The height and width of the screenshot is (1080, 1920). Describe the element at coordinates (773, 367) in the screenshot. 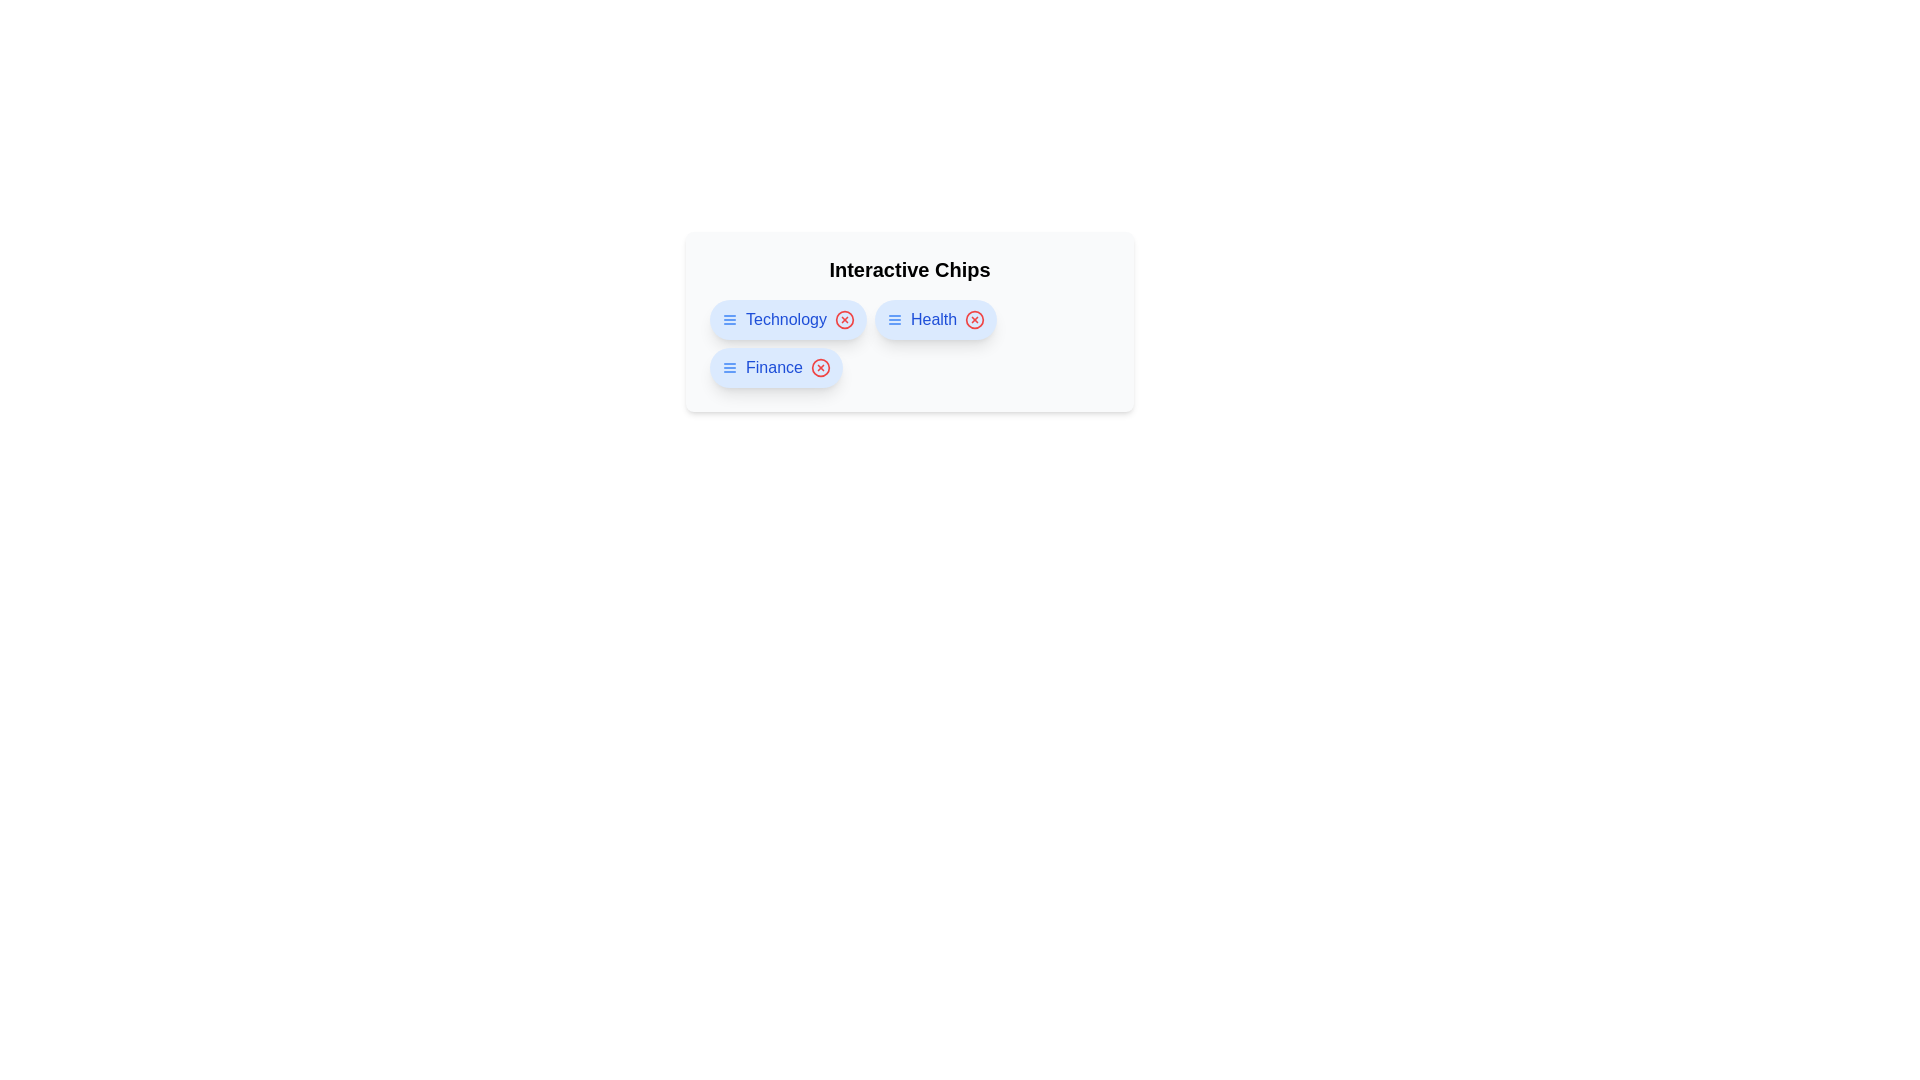

I see `the chip labeled Finance to navigate to its link` at that location.